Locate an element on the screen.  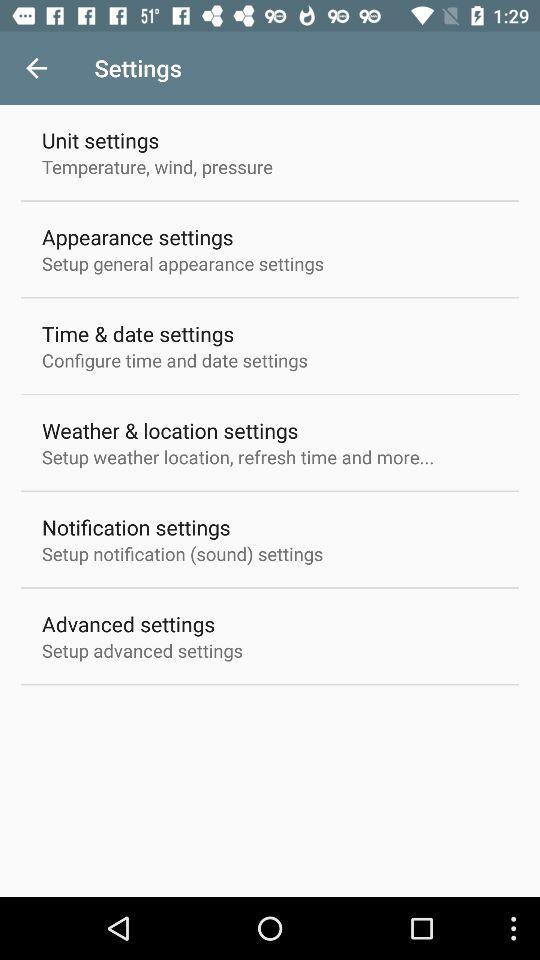
item above the time & date settings is located at coordinates (183, 262).